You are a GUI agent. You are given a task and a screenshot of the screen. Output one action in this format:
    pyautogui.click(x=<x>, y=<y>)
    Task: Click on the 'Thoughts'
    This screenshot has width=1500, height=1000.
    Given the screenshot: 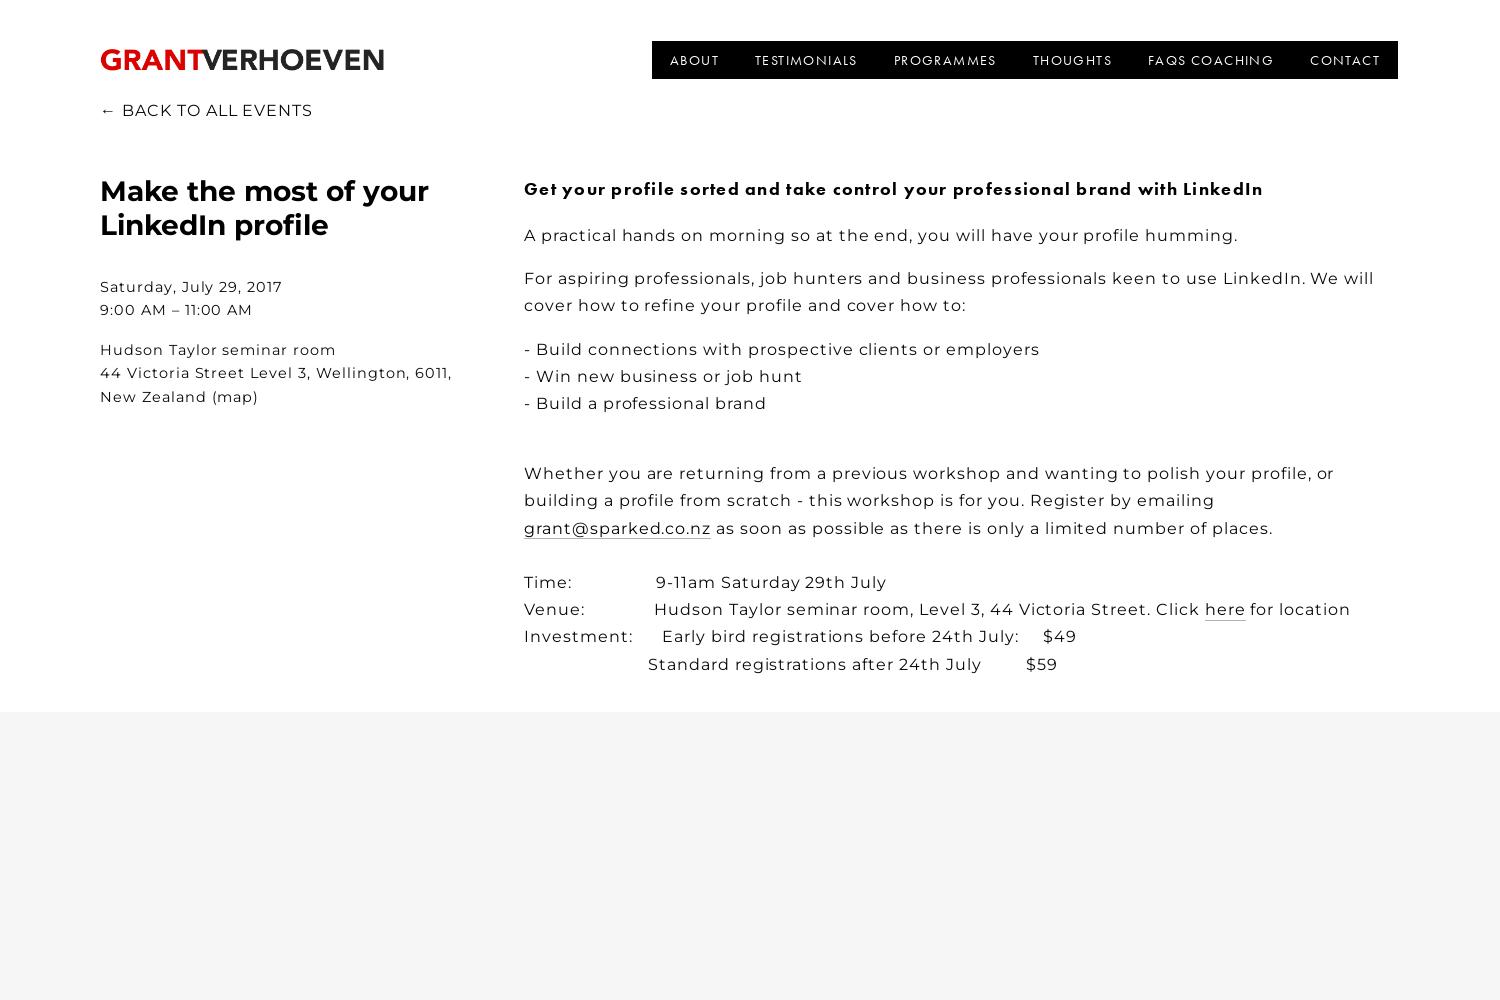 What is the action you would take?
    pyautogui.click(x=1070, y=60)
    